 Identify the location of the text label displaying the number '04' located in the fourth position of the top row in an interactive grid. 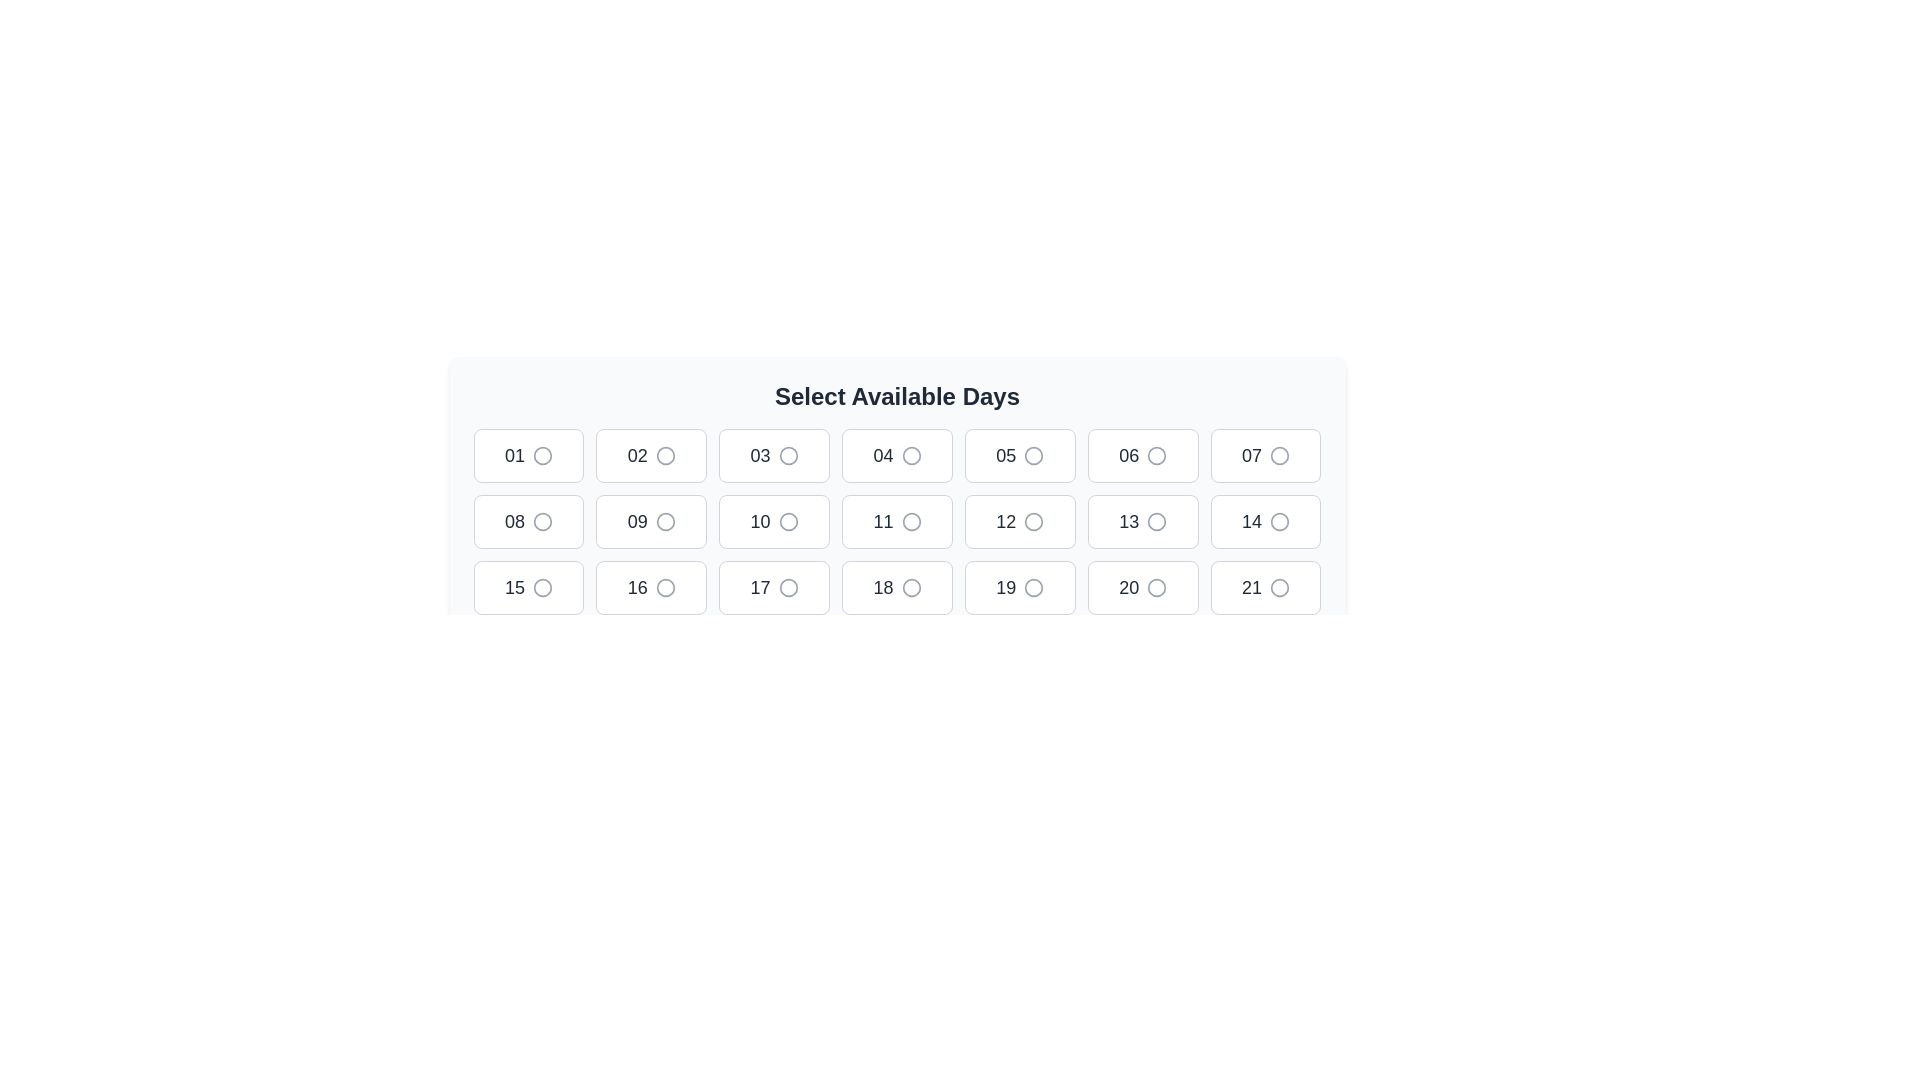
(882, 455).